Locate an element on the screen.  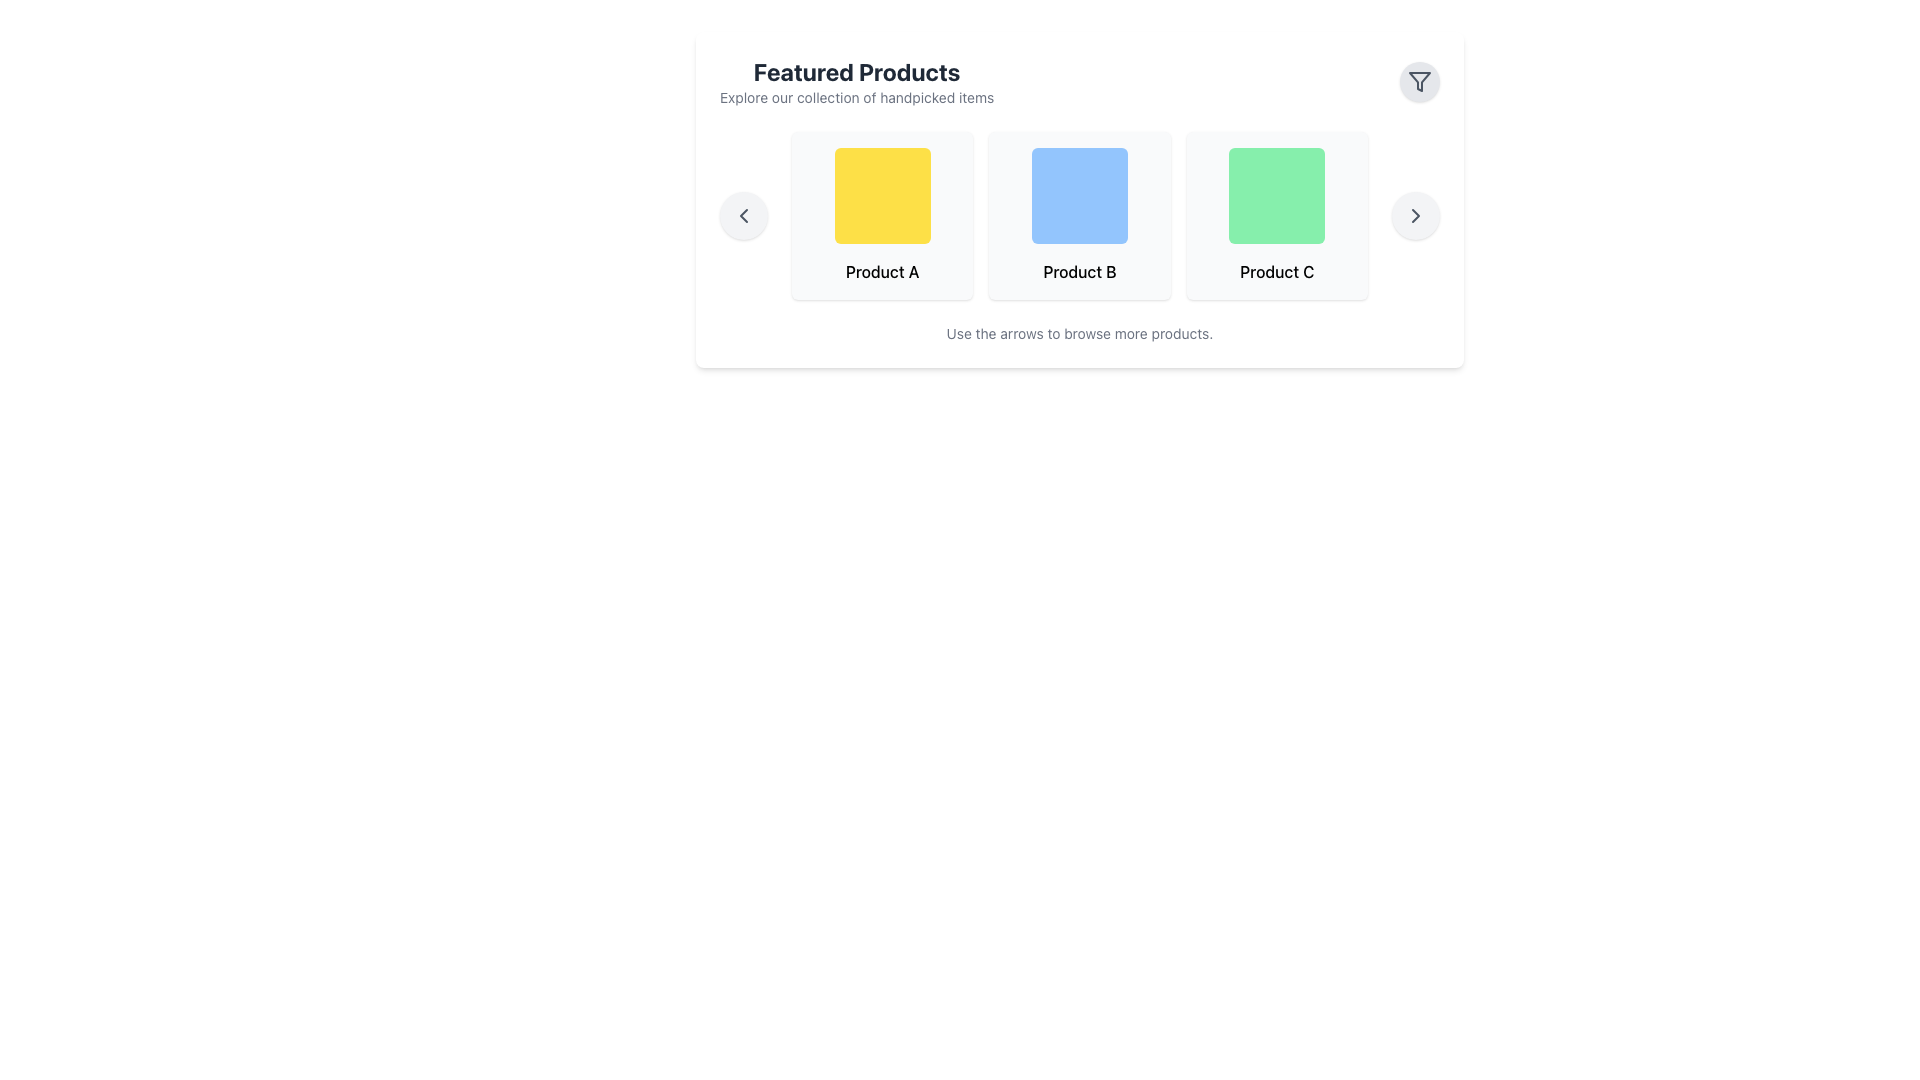
the circular button with a light gray background and a left-pointing chevron icon is located at coordinates (743, 216).